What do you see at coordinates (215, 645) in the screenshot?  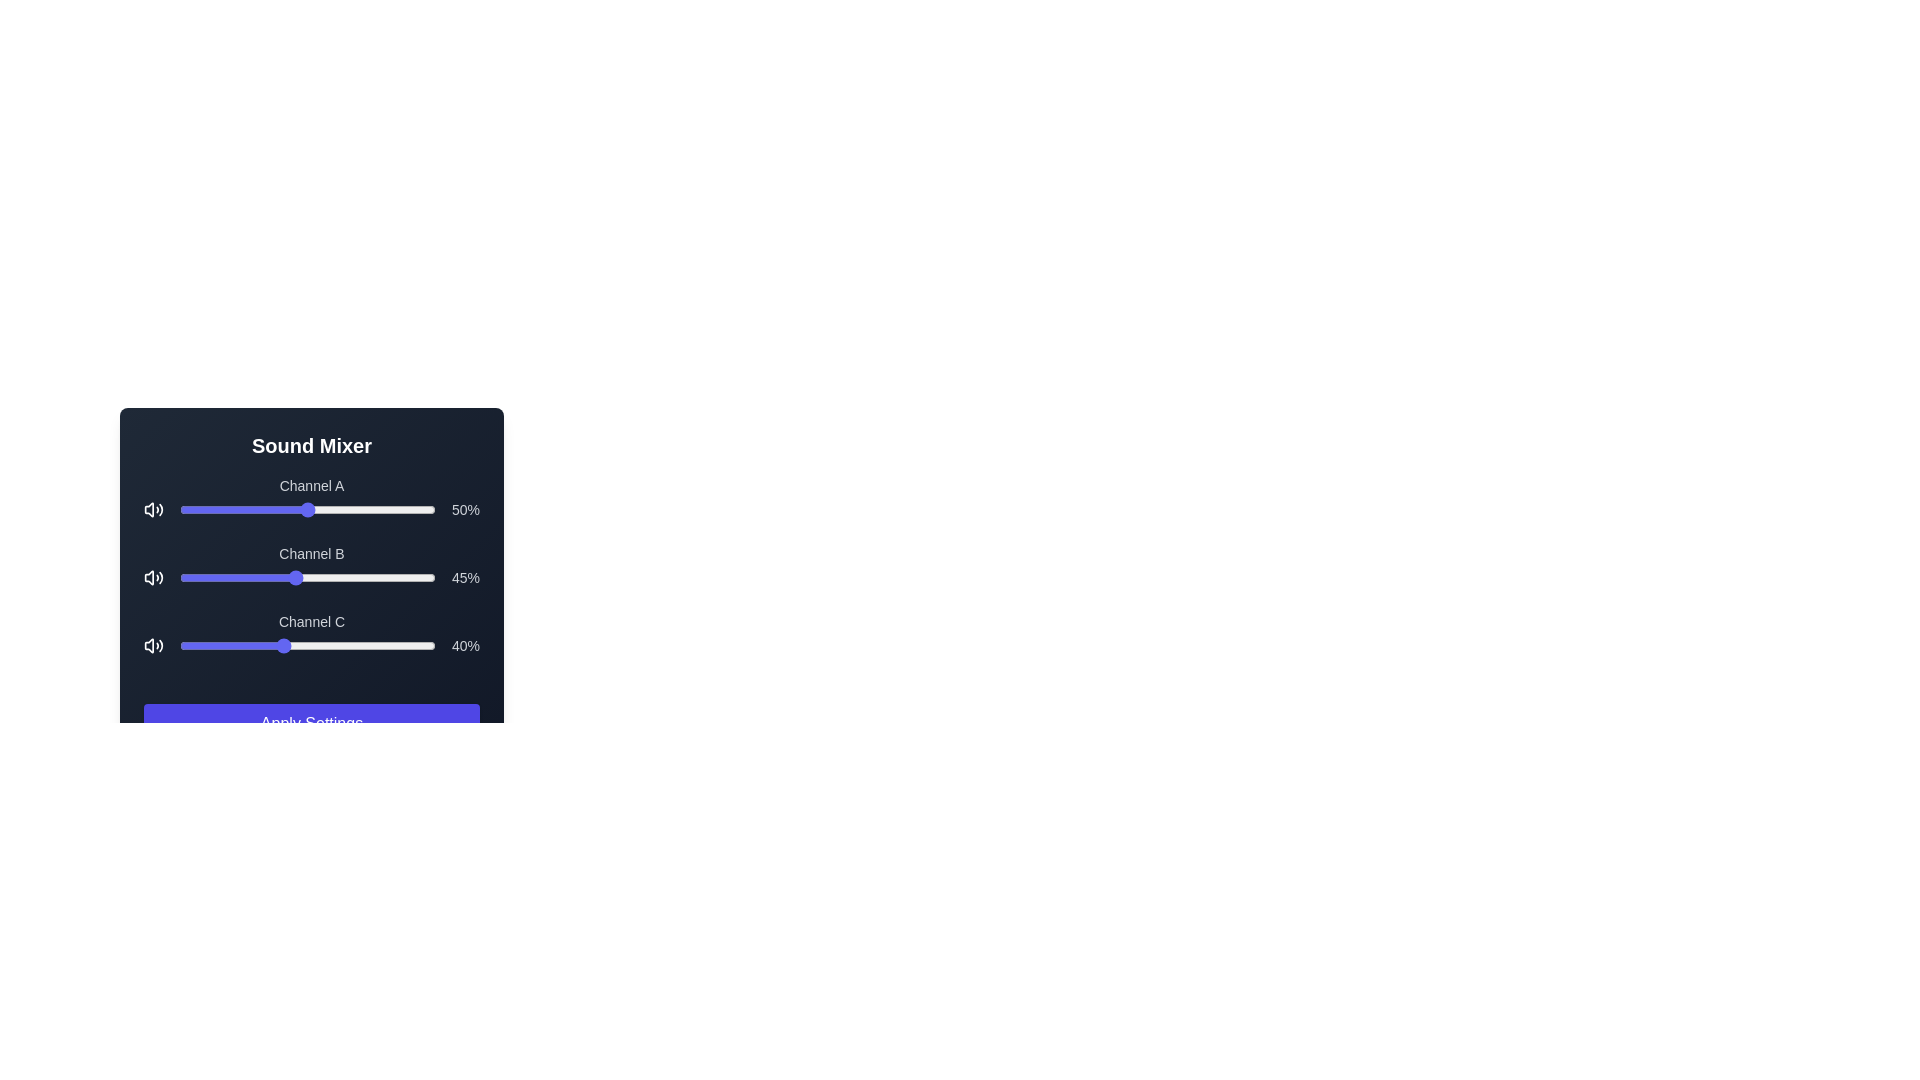 I see `Channel C volume` at bounding box center [215, 645].